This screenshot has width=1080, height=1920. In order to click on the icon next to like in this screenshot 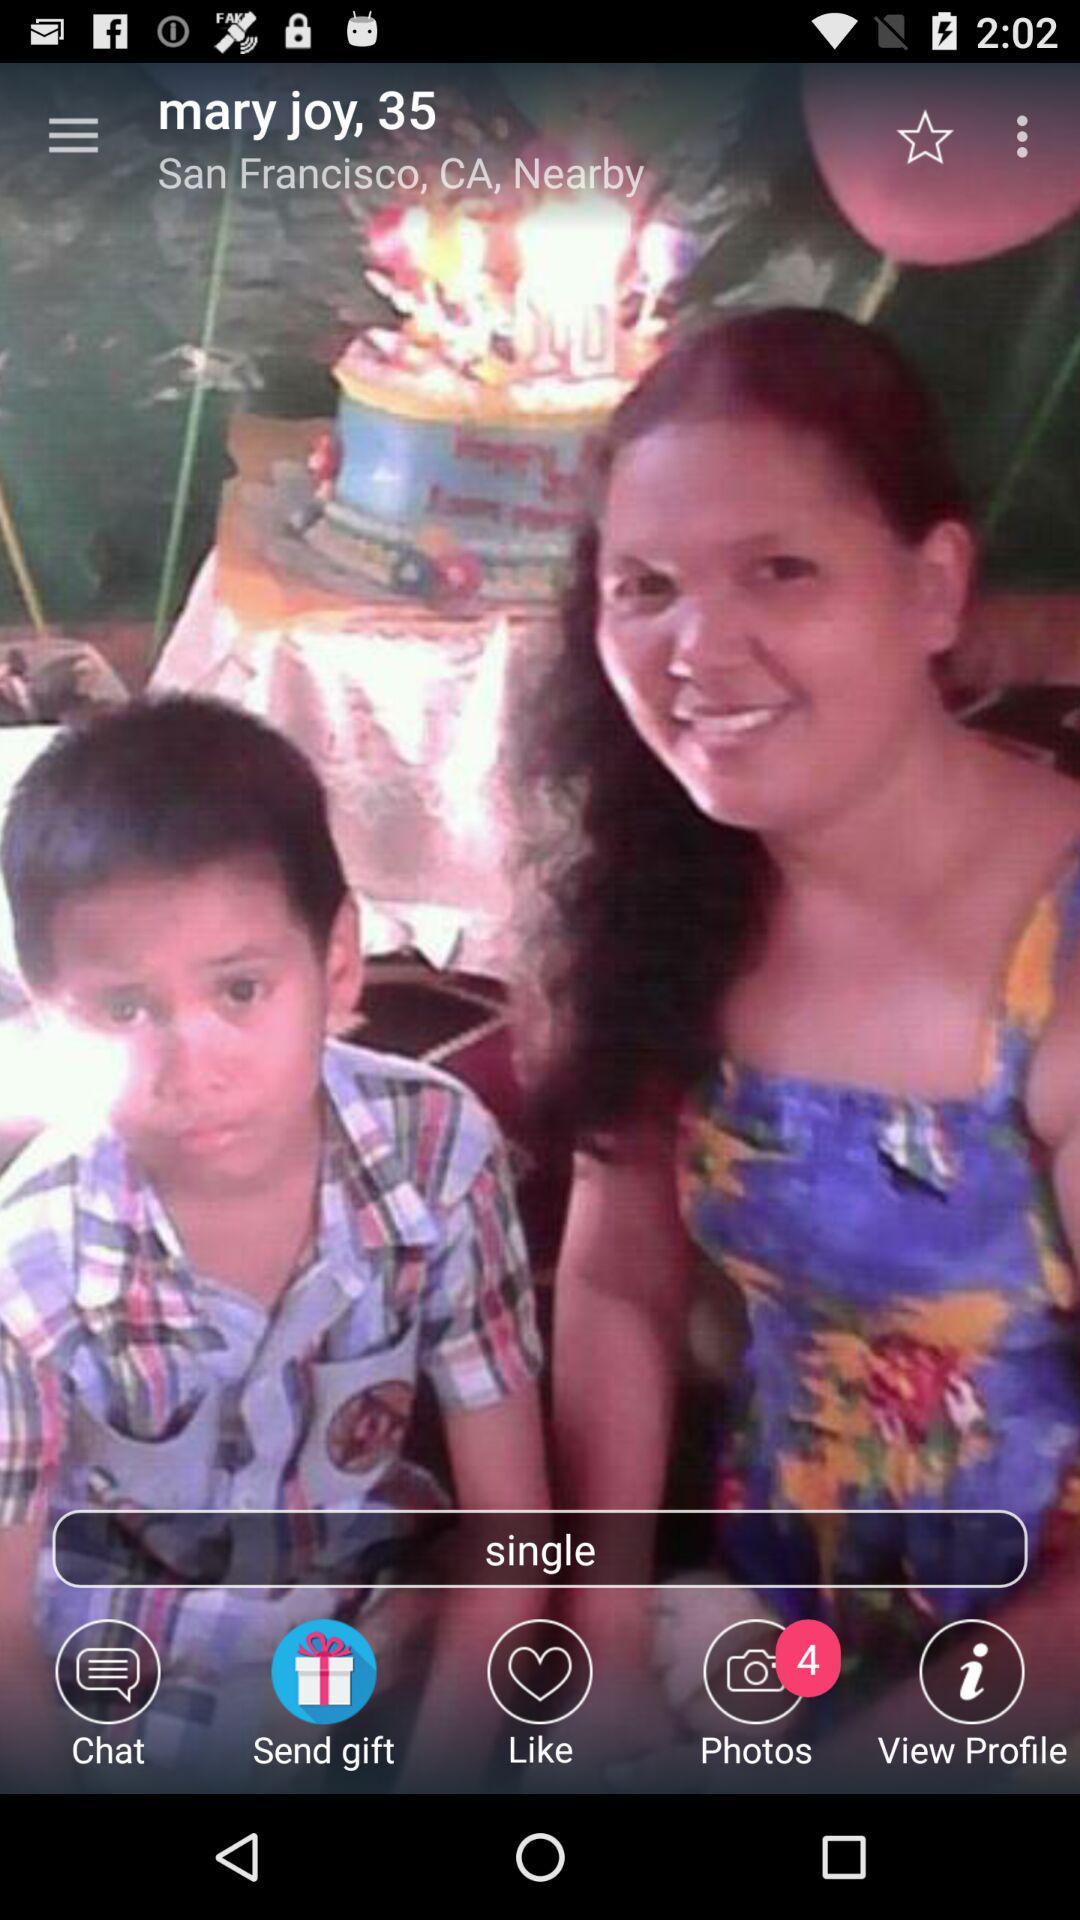, I will do `click(323, 1705)`.